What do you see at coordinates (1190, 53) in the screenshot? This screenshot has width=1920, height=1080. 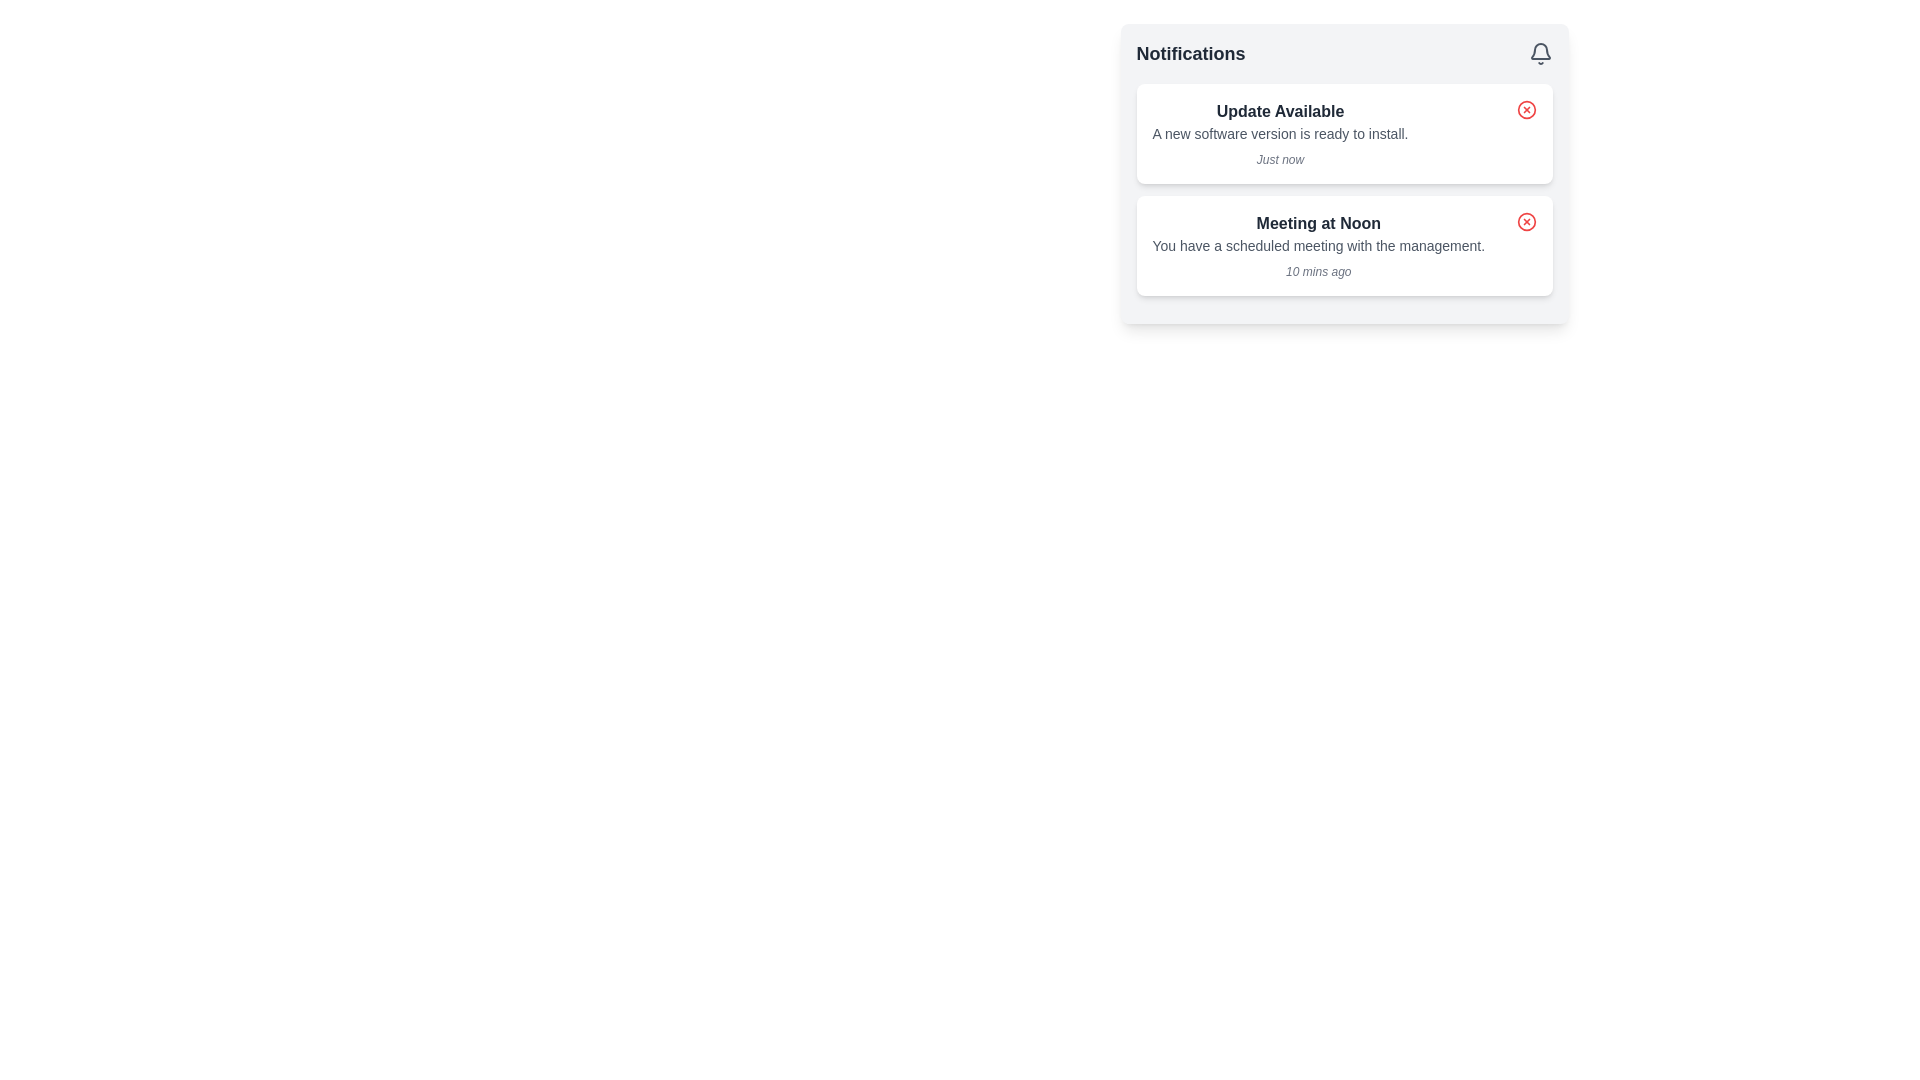 I see `text from the Text Label located at the top-left corner of the notification section, which provides a title or heading for the content below` at bounding box center [1190, 53].